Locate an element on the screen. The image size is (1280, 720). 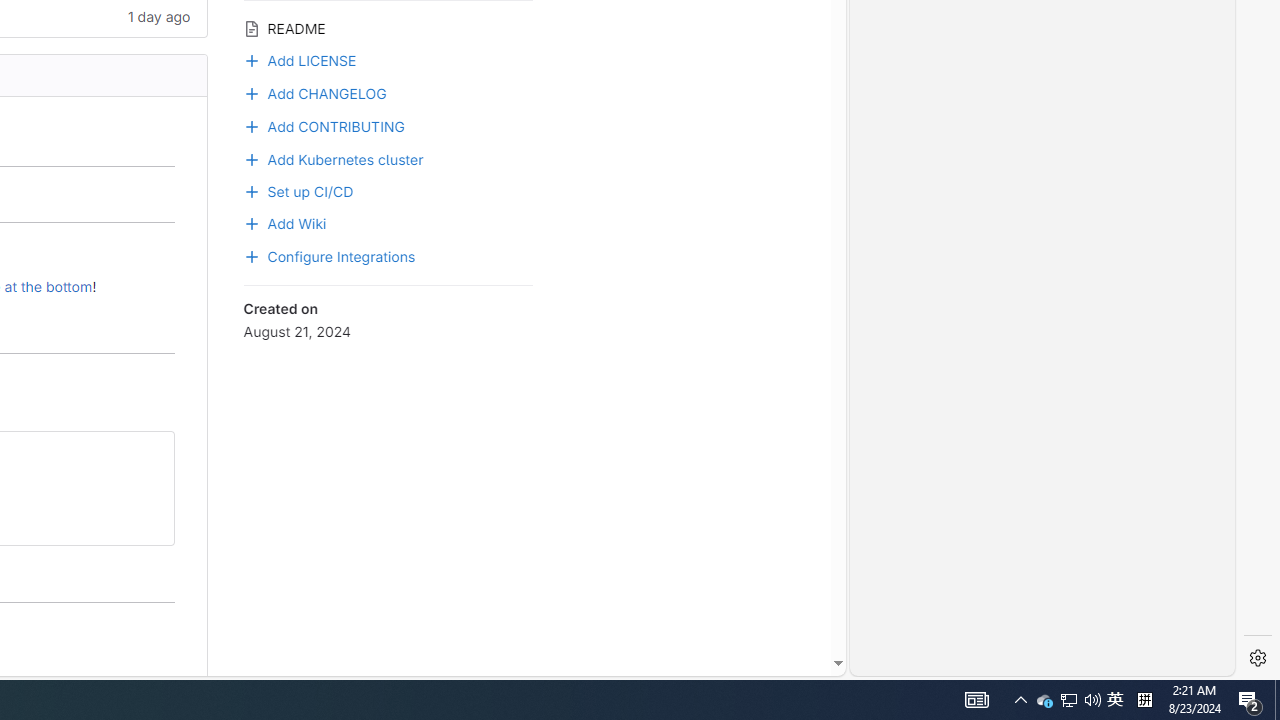
'Add Wiki' is located at coordinates (283, 222).